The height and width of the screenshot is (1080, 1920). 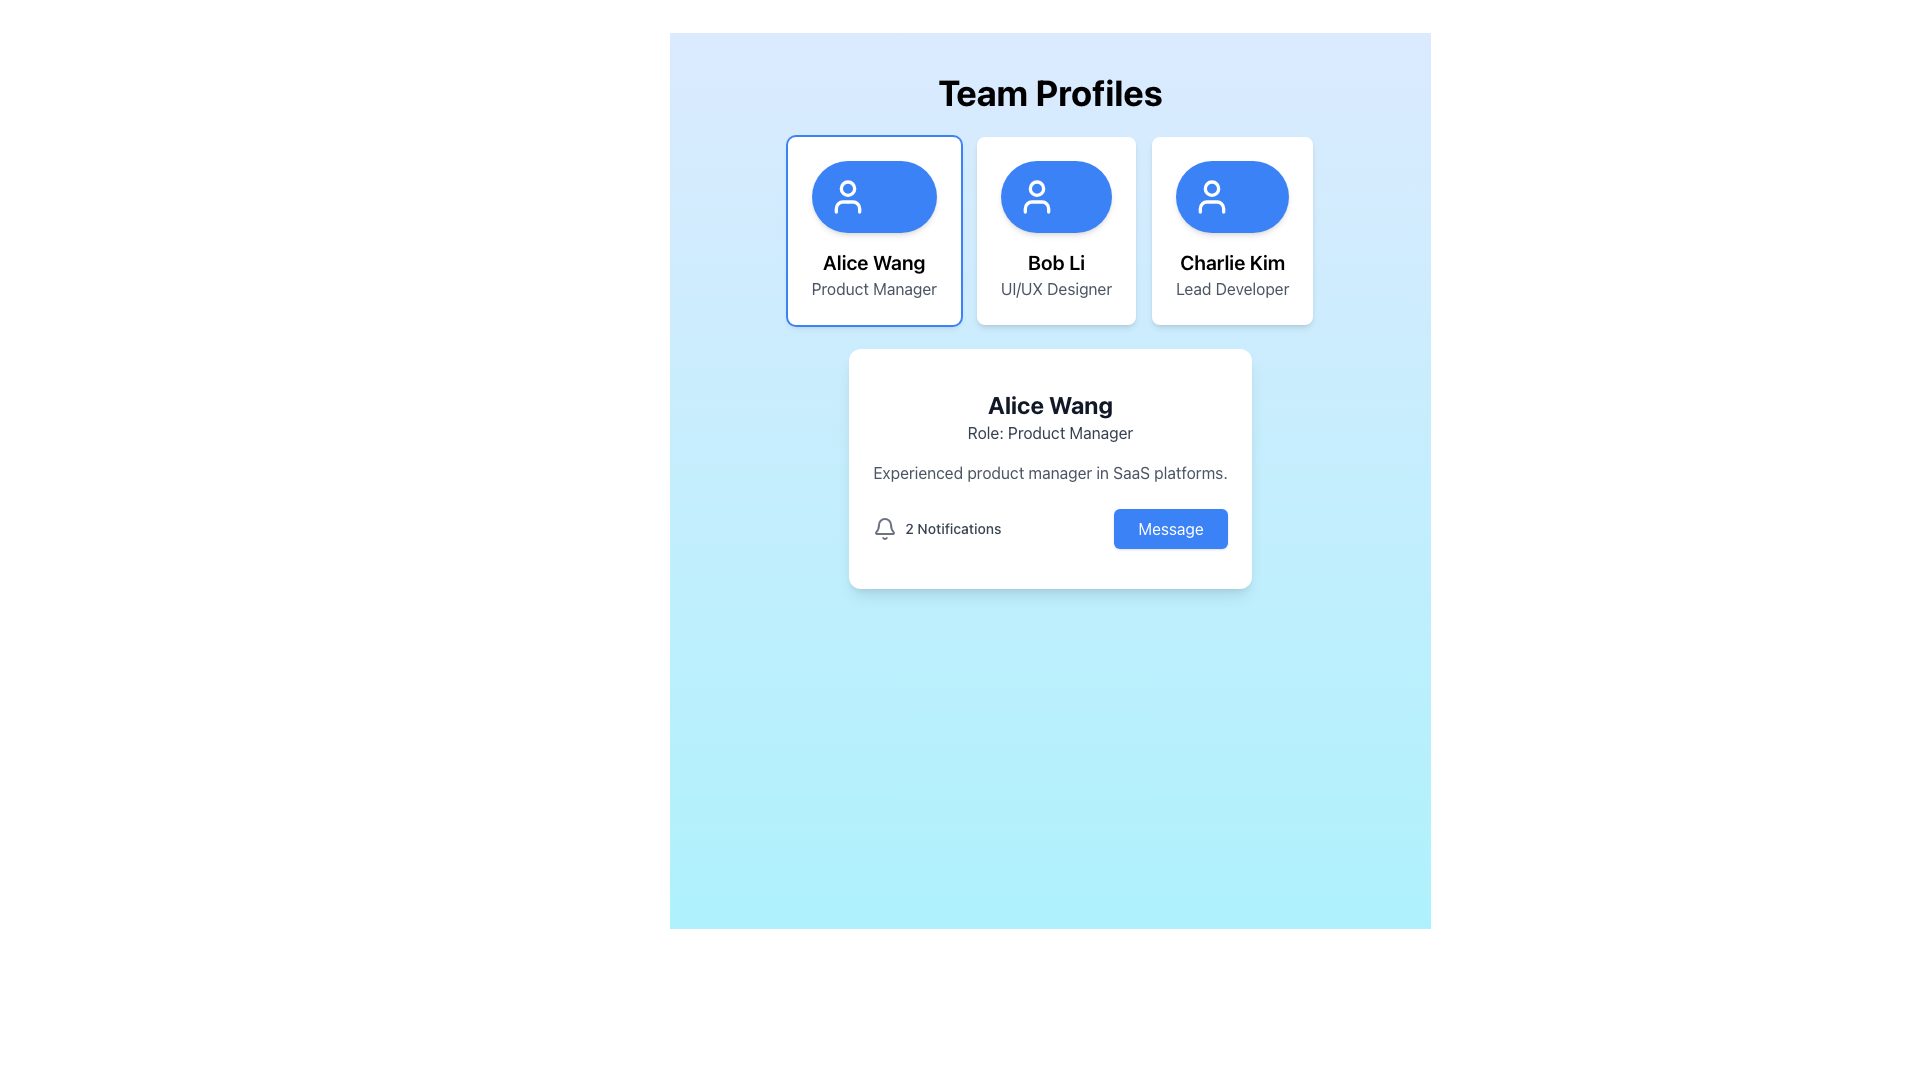 What do you see at coordinates (1036, 188) in the screenshot?
I see `the SVG Circle Element within the user avatar icon for Bob Li, the second profile in the top row of the Team Profiles section` at bounding box center [1036, 188].